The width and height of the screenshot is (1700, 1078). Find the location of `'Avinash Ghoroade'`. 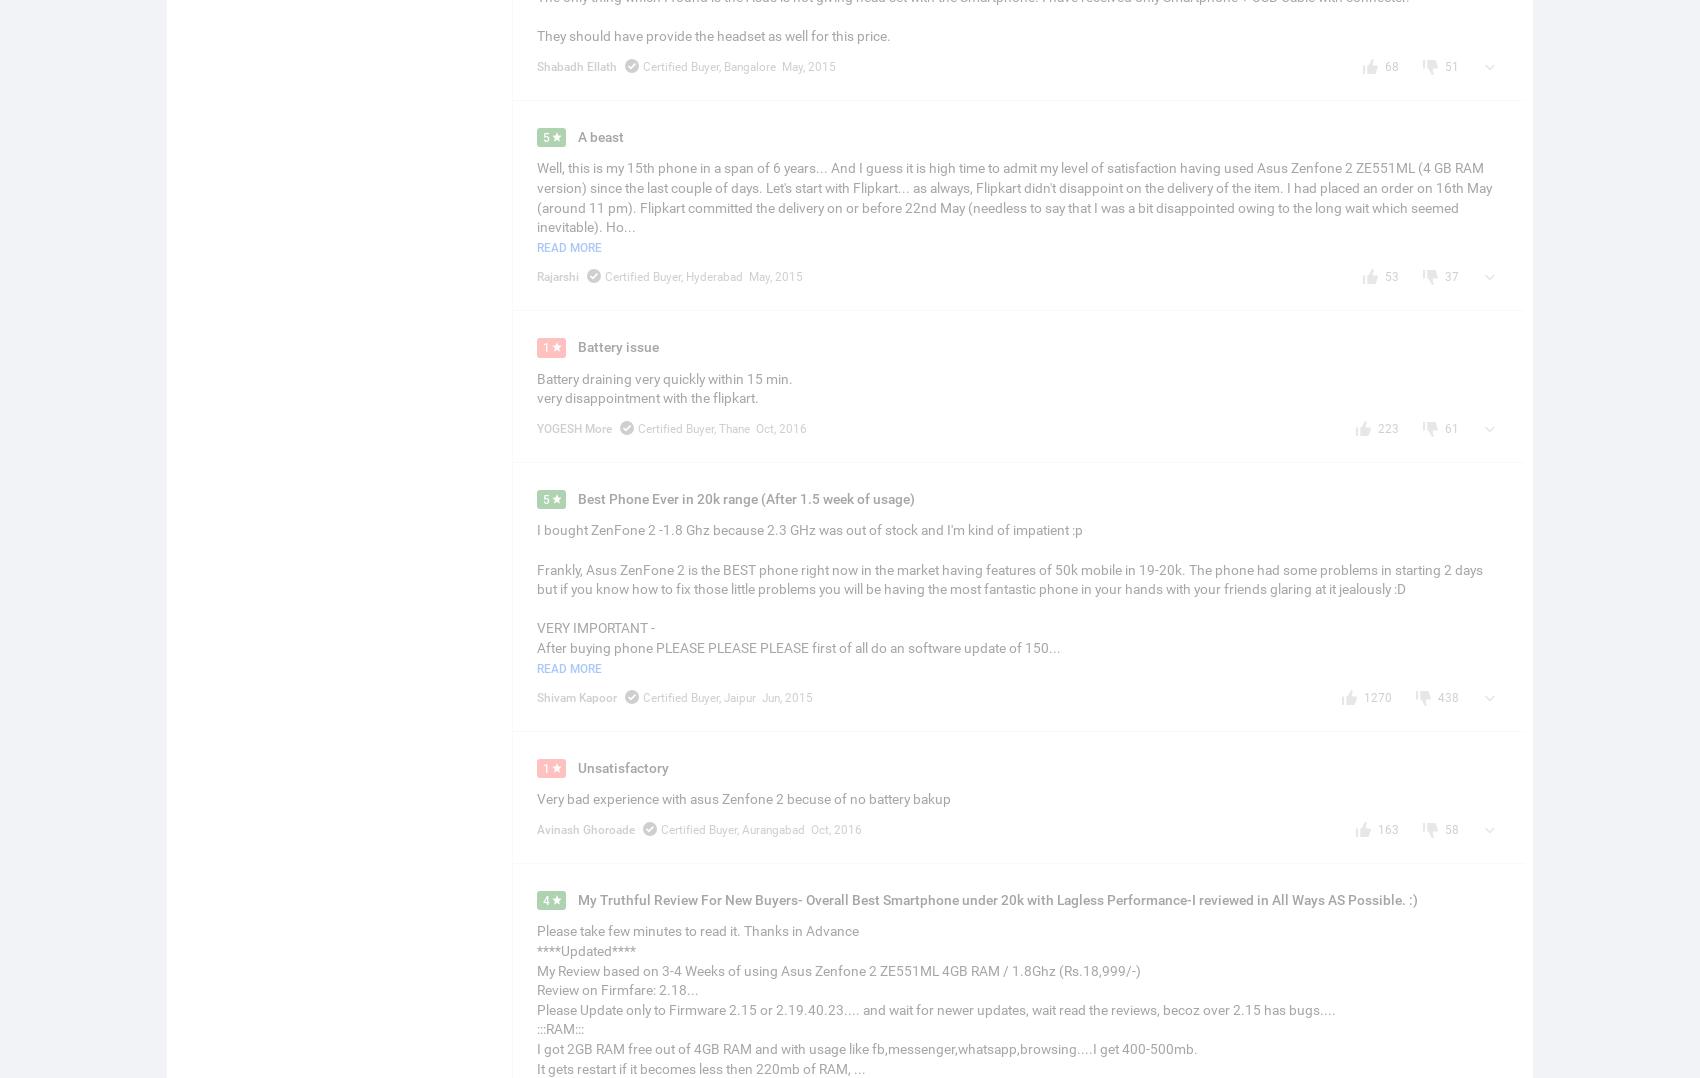

'Avinash Ghoroade' is located at coordinates (583, 829).